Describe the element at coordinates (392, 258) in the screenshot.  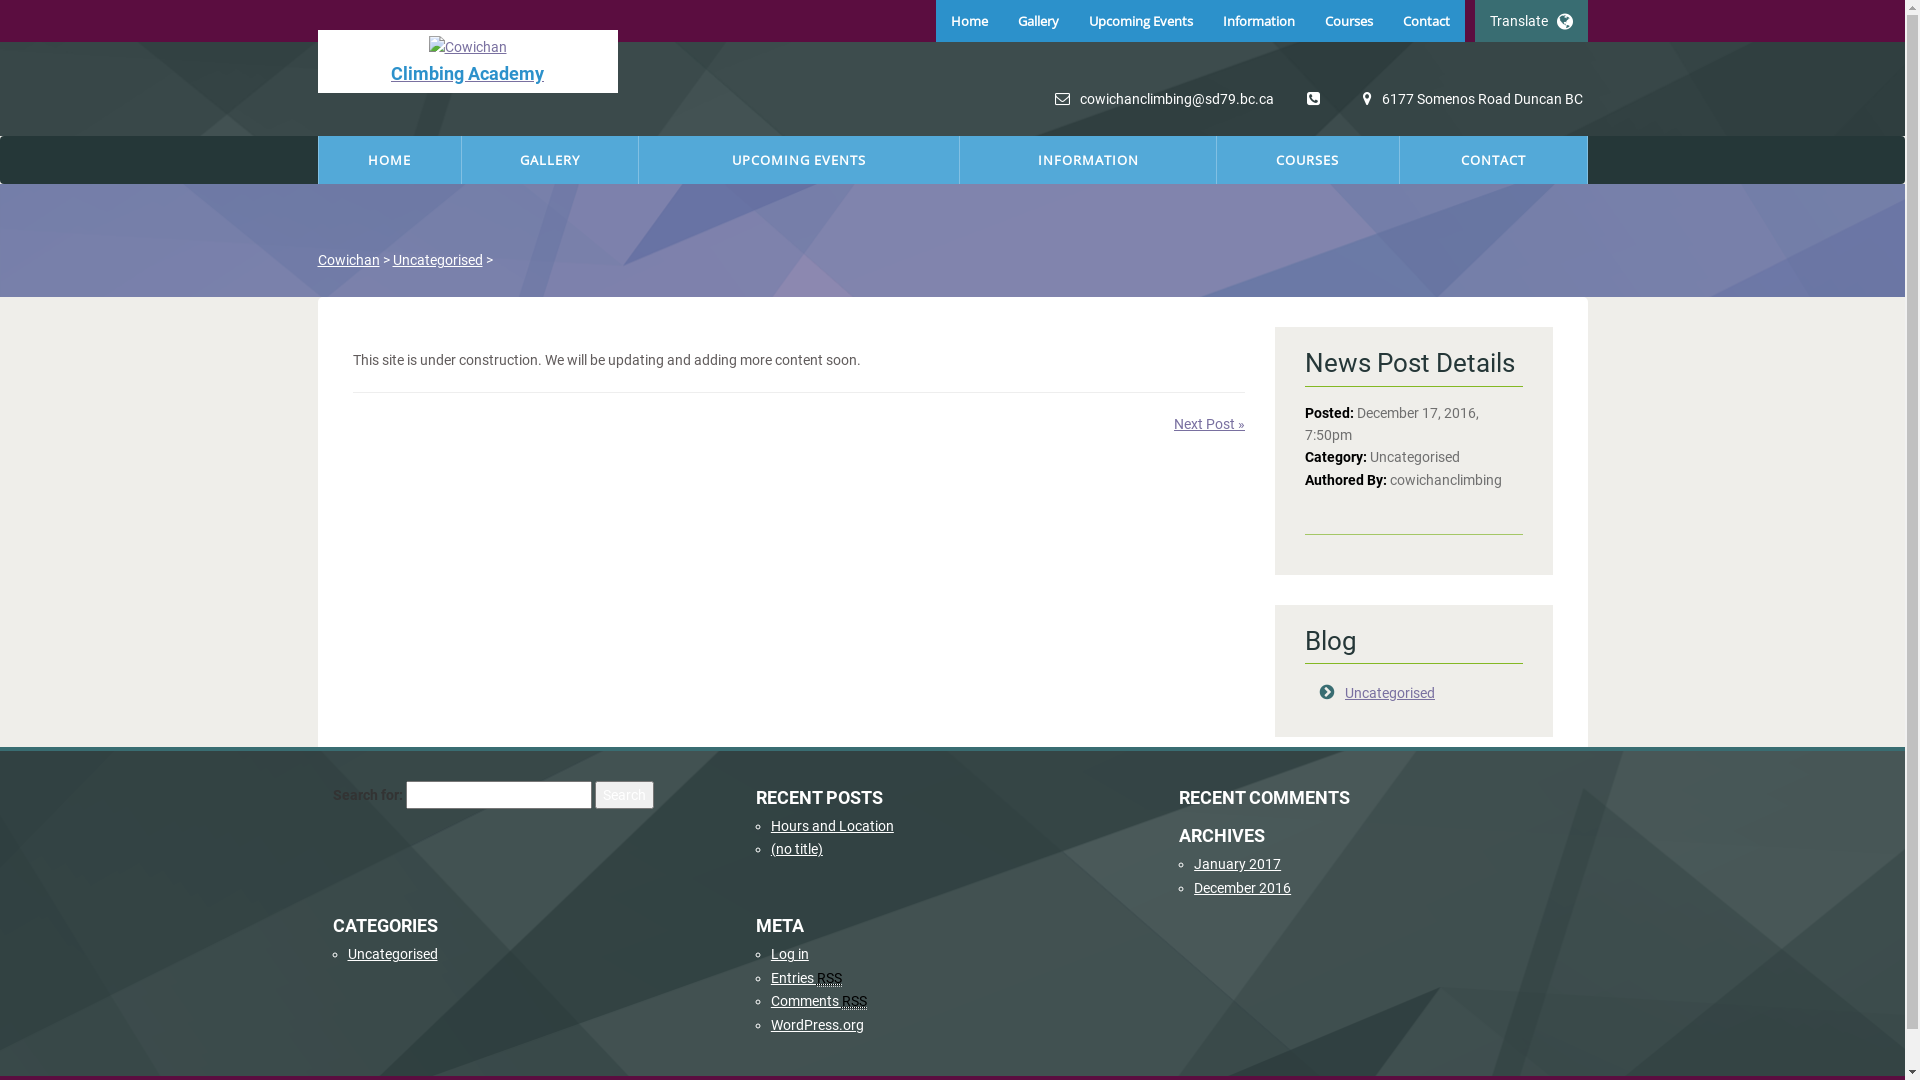
I see `'Uncategorised'` at that location.